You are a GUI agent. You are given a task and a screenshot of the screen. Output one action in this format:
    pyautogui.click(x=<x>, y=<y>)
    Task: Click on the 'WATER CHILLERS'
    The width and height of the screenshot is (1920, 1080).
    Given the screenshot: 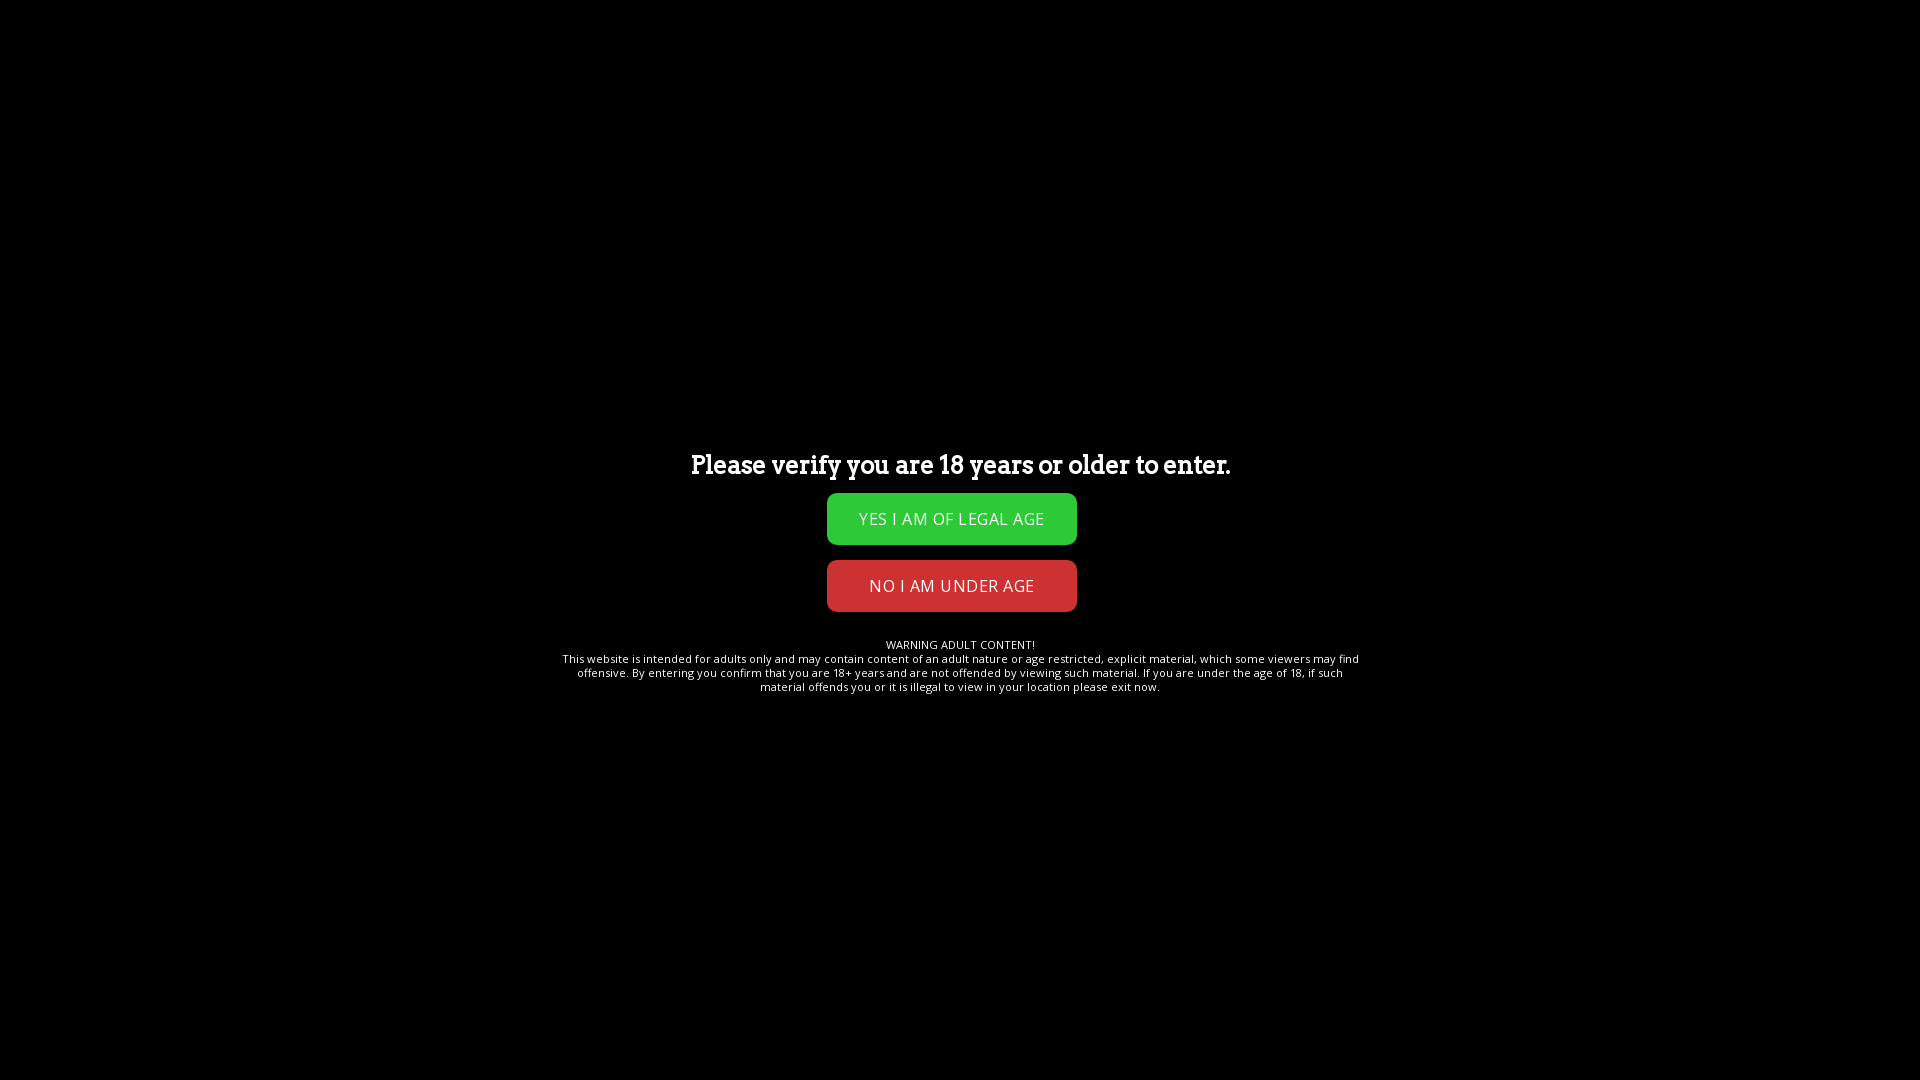 What is the action you would take?
    pyautogui.click(x=141, y=149)
    